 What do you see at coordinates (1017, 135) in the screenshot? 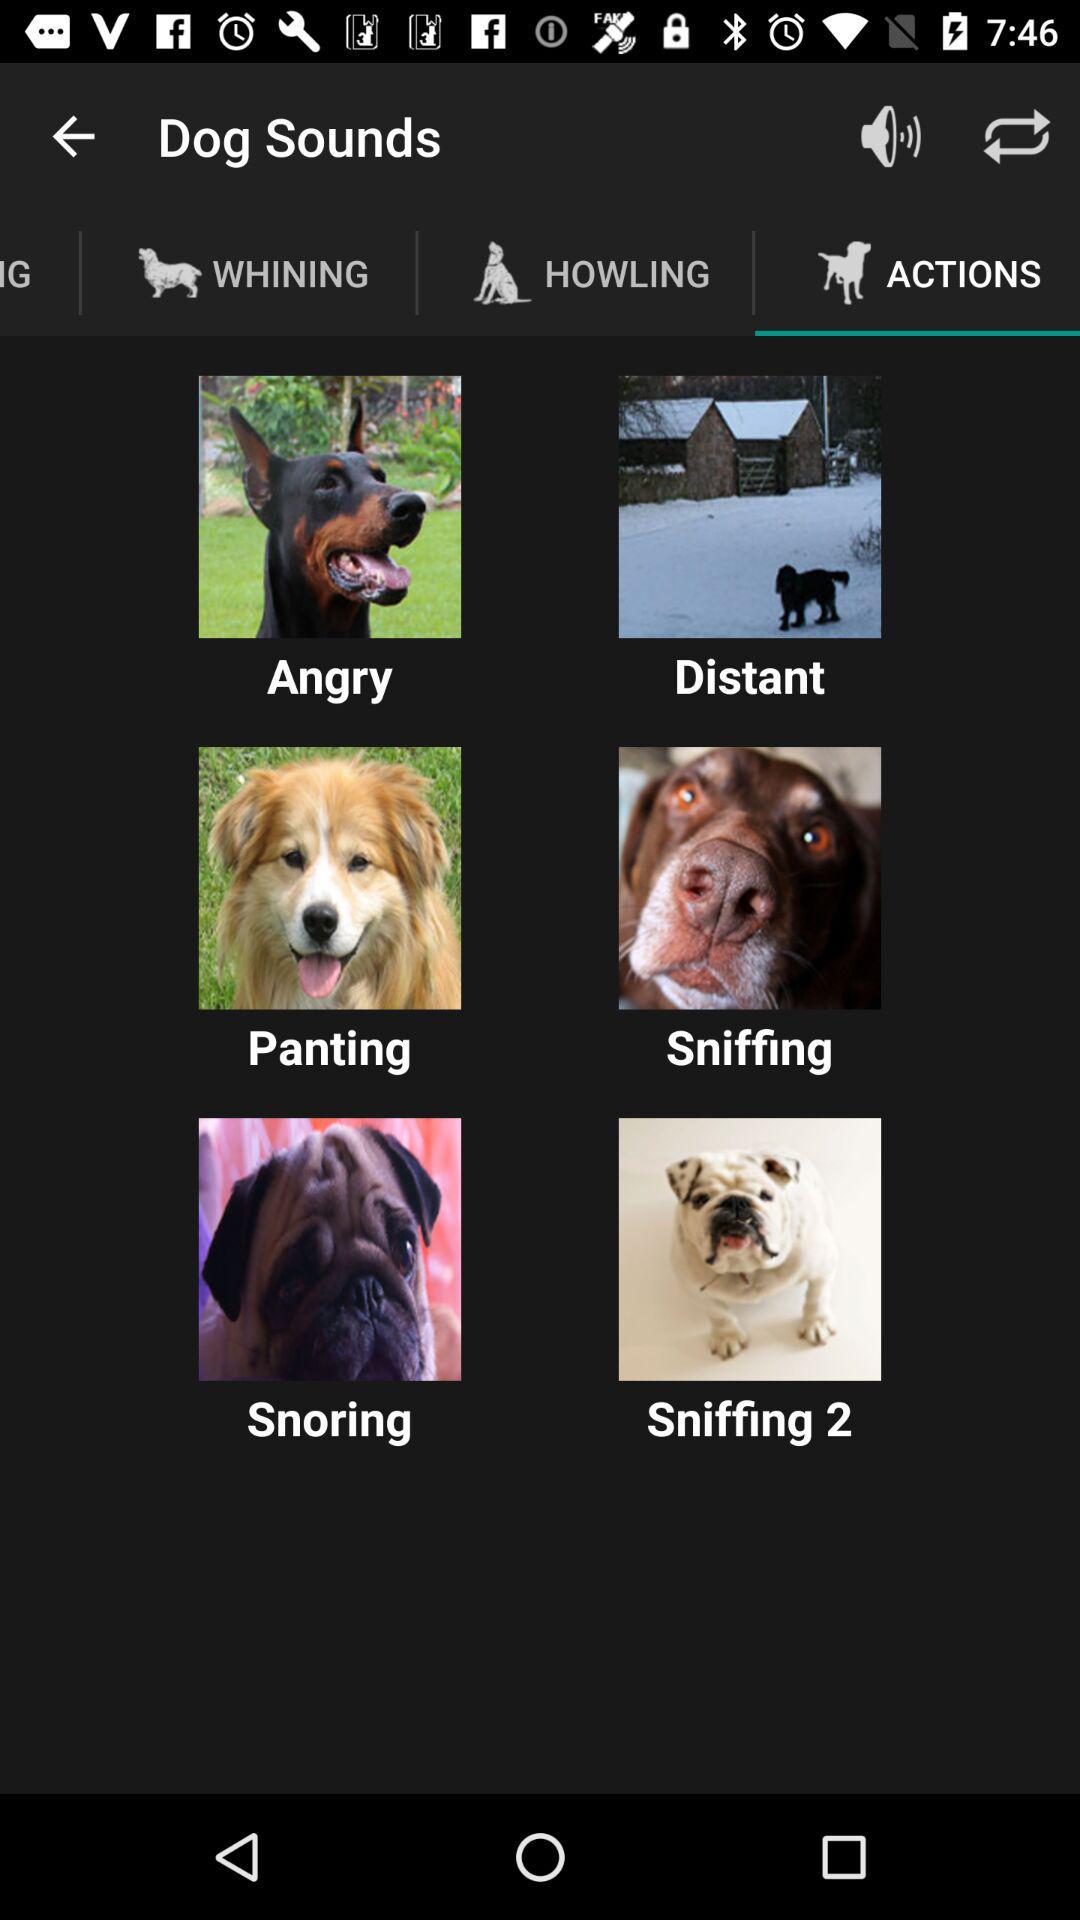
I see `refresh page` at bounding box center [1017, 135].